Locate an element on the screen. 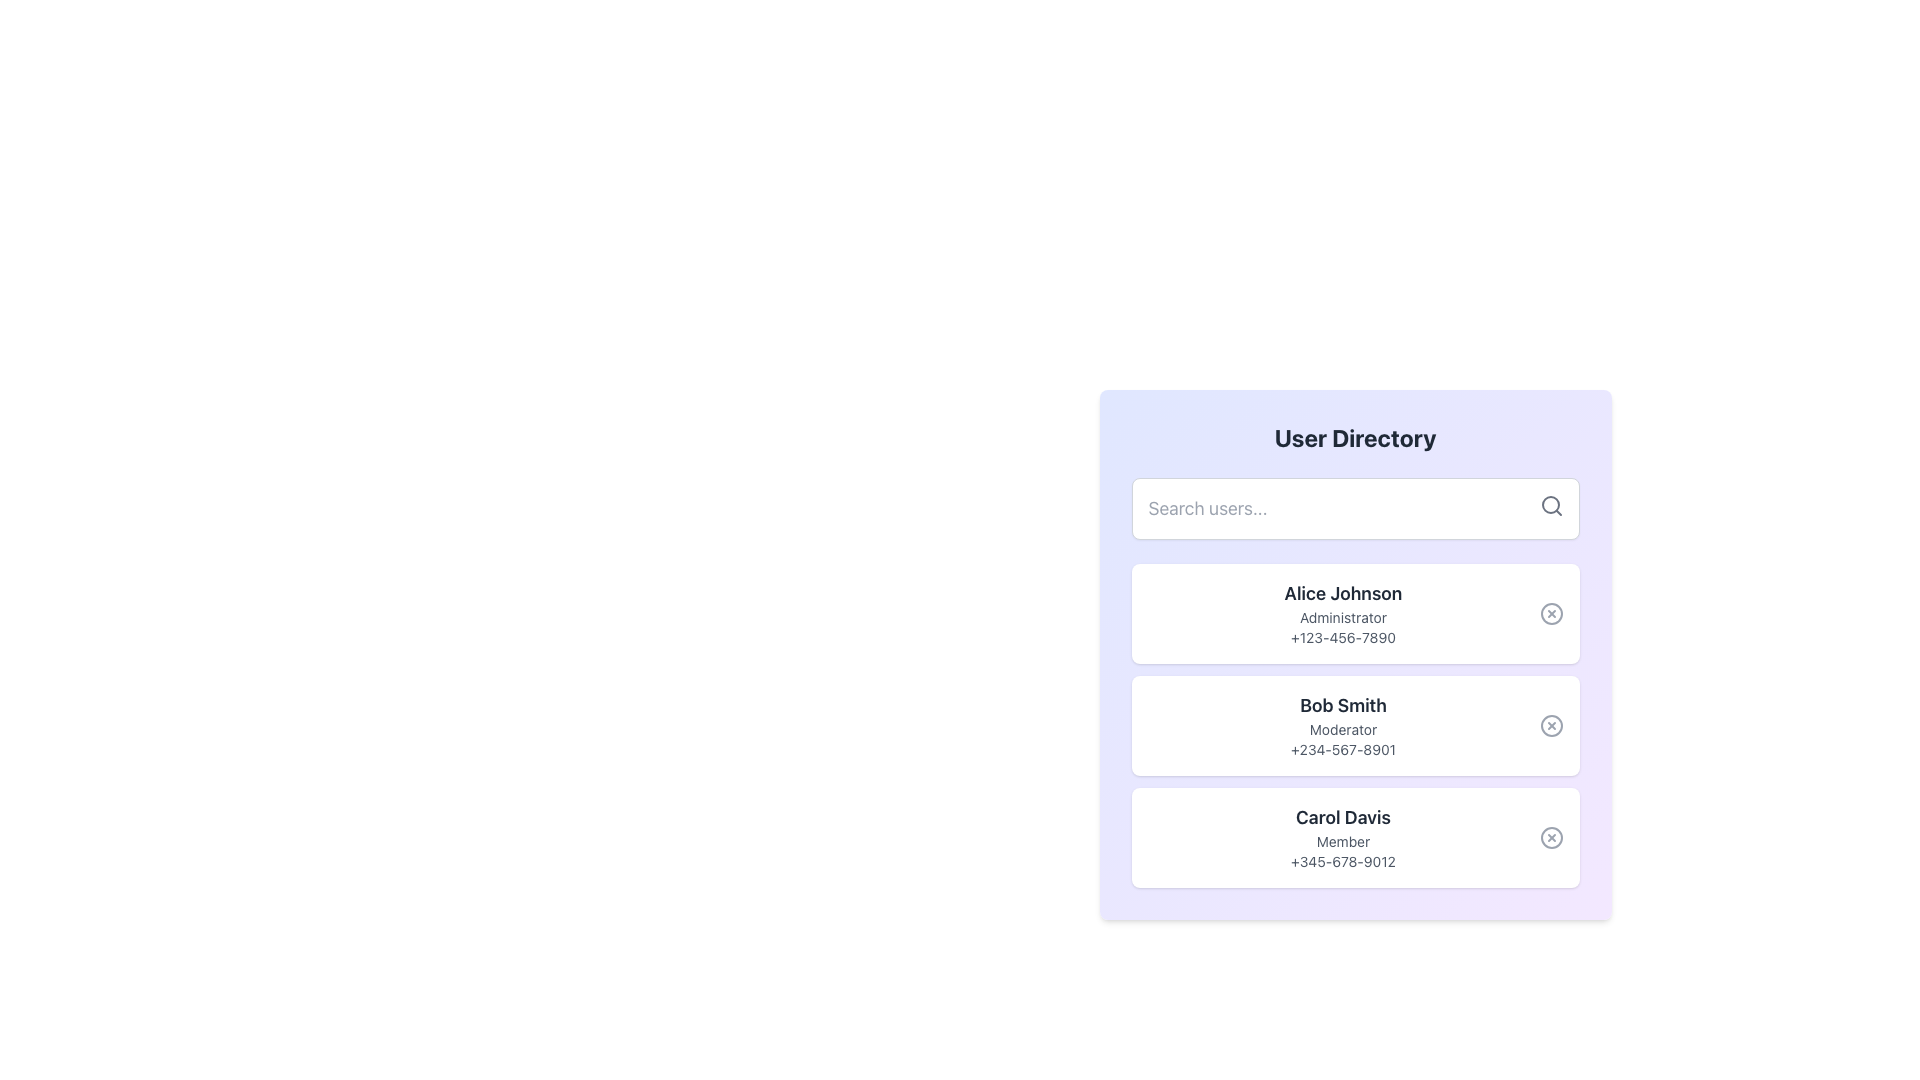 Image resolution: width=1920 pixels, height=1080 pixels. the Information Display Section containing the name 'Bob Smith', which is the second entry in the User Directory is located at coordinates (1343, 725).